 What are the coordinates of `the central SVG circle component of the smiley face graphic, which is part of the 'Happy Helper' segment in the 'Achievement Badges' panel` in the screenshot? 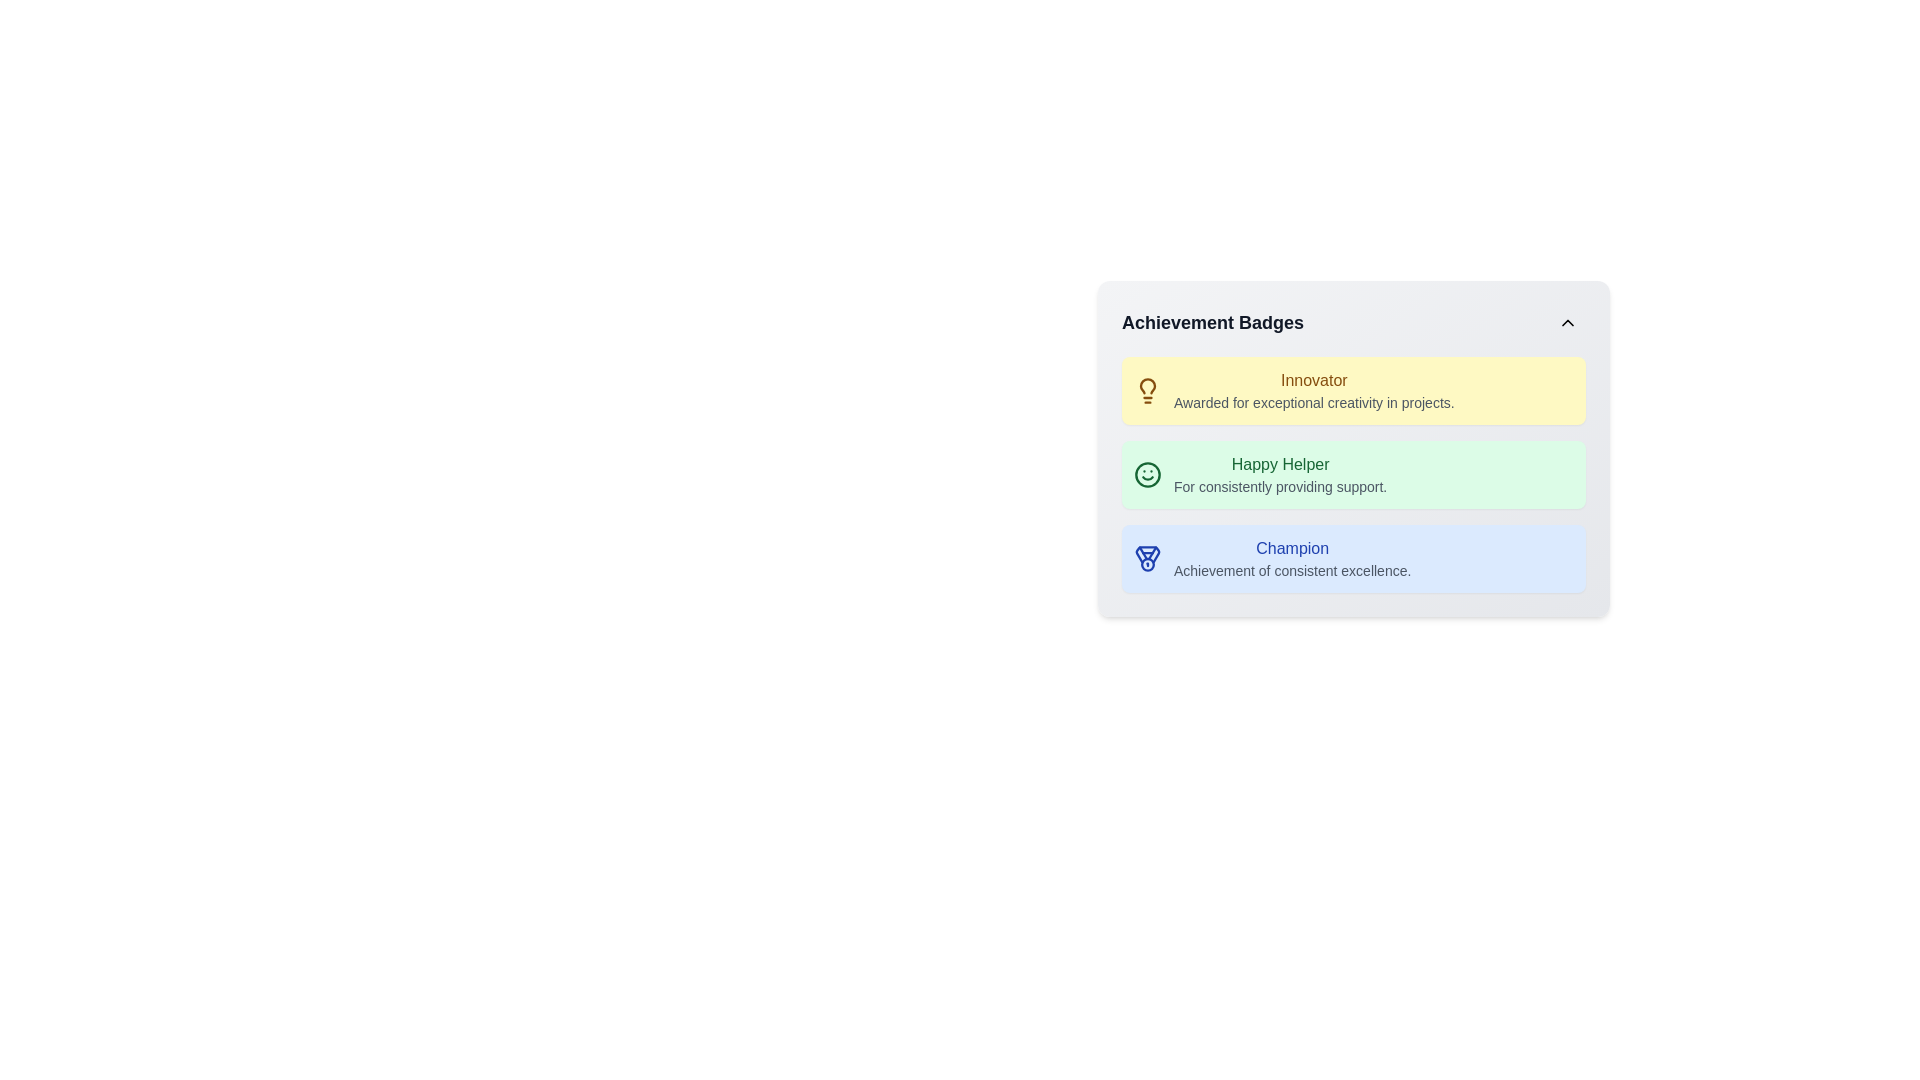 It's located at (1147, 474).